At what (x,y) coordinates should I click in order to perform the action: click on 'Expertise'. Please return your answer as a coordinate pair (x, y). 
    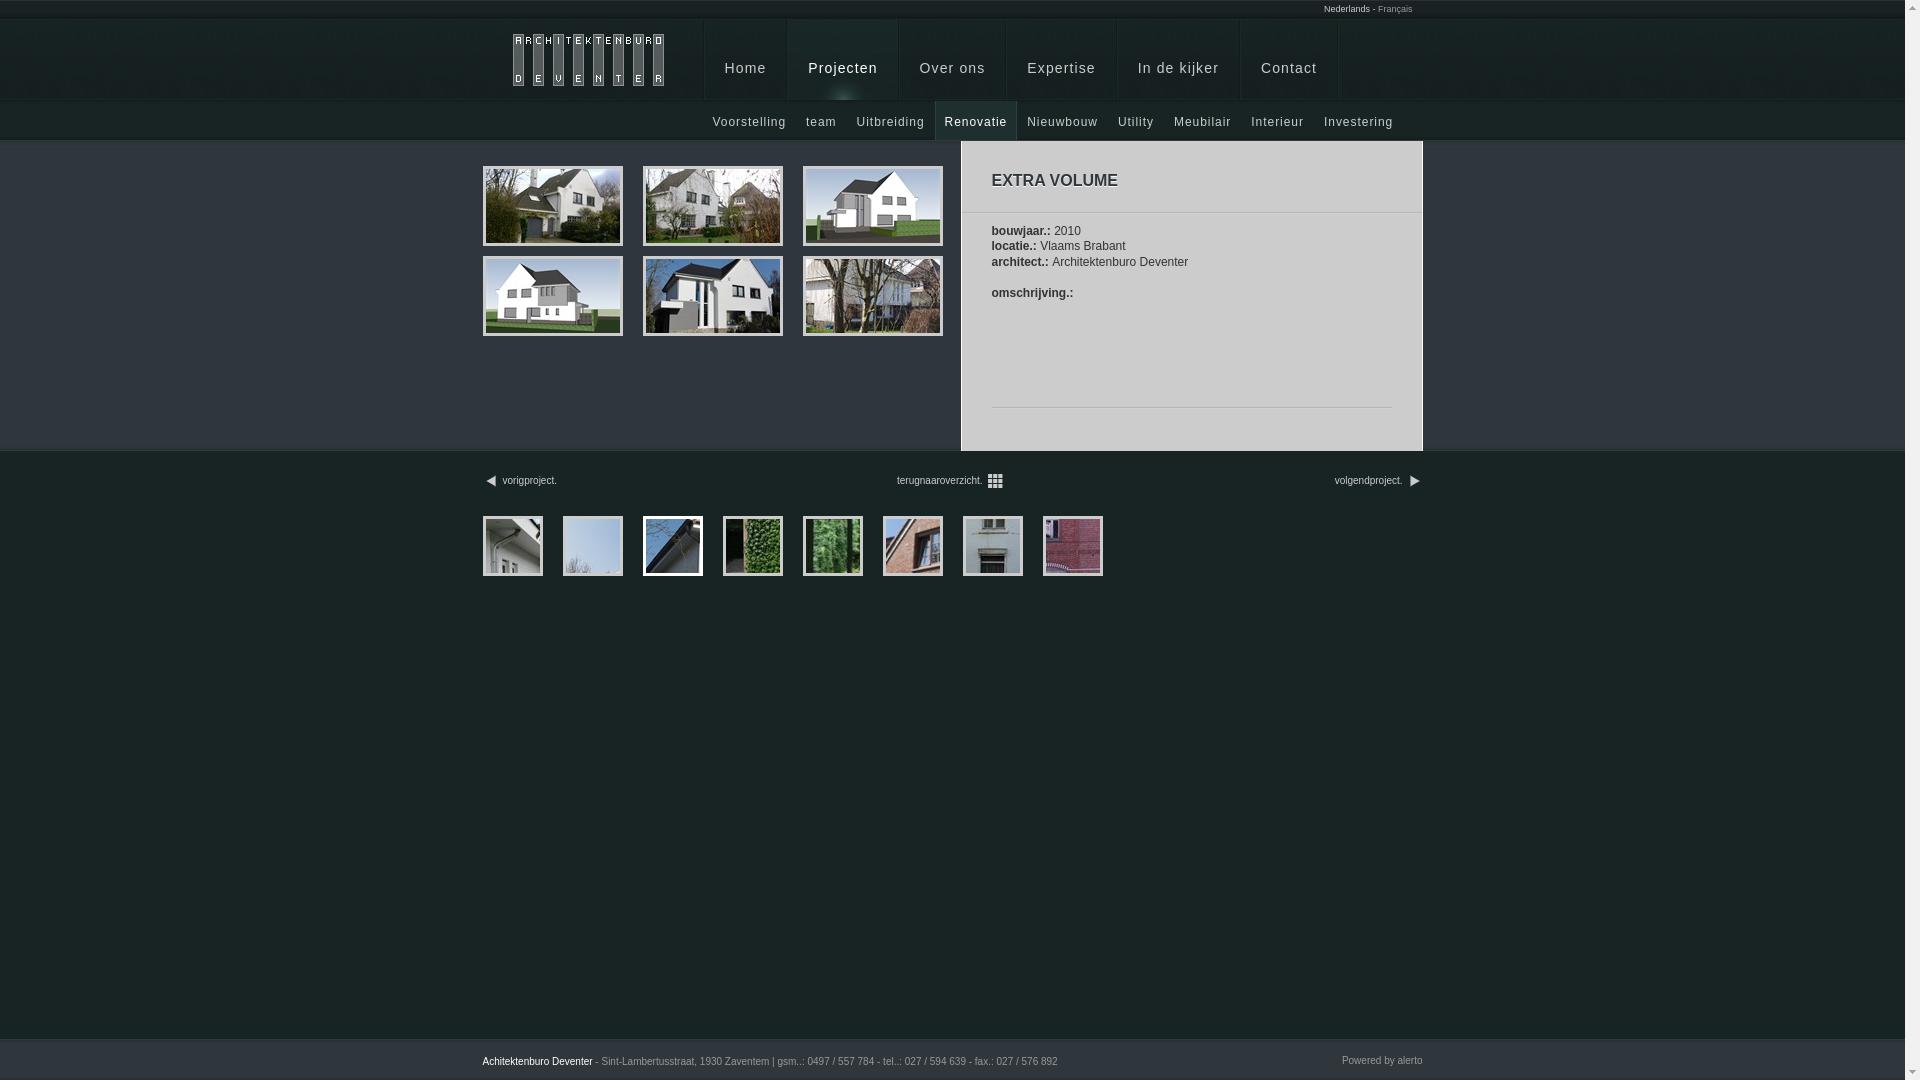
    Looking at the image, I should click on (1059, 59).